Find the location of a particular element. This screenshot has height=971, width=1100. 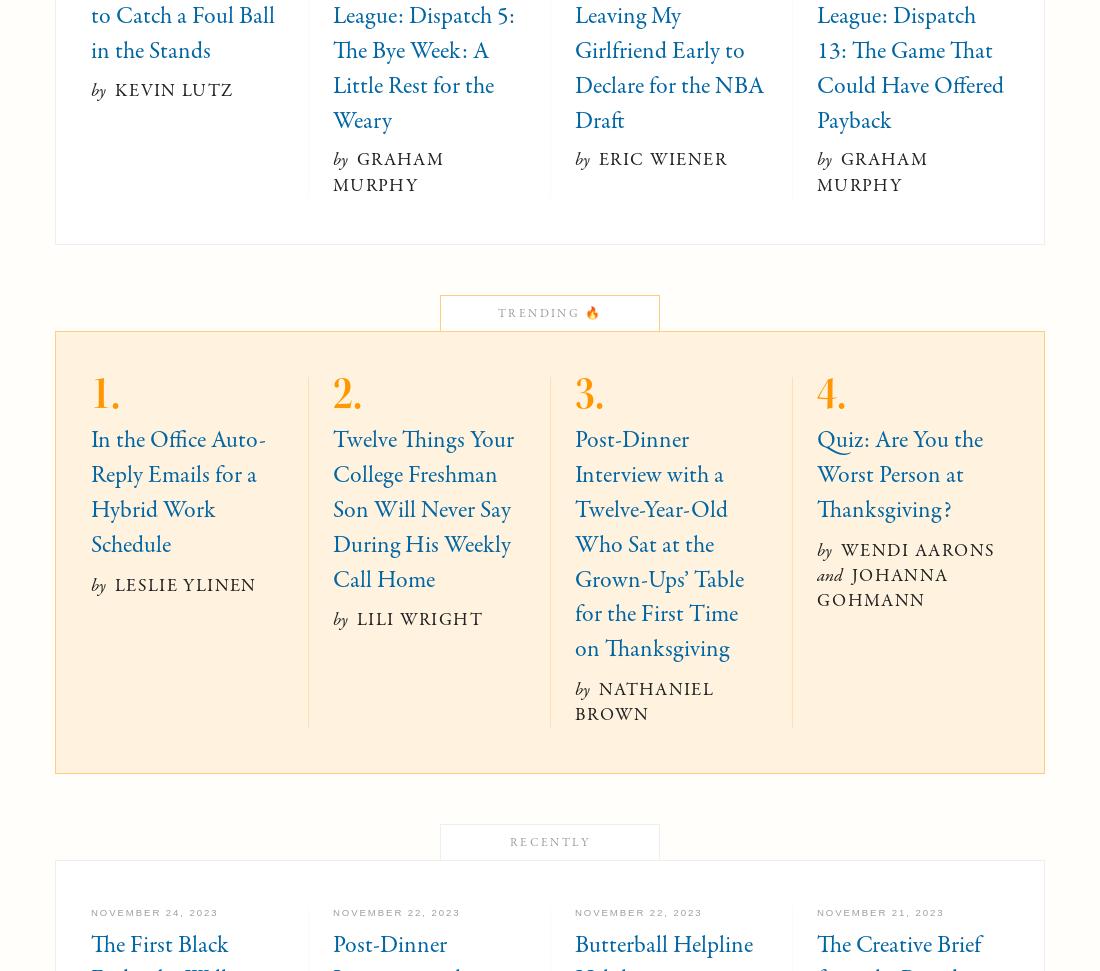

'Quiz: Are You the Worst Person at Thanksgiving?' is located at coordinates (900, 475).